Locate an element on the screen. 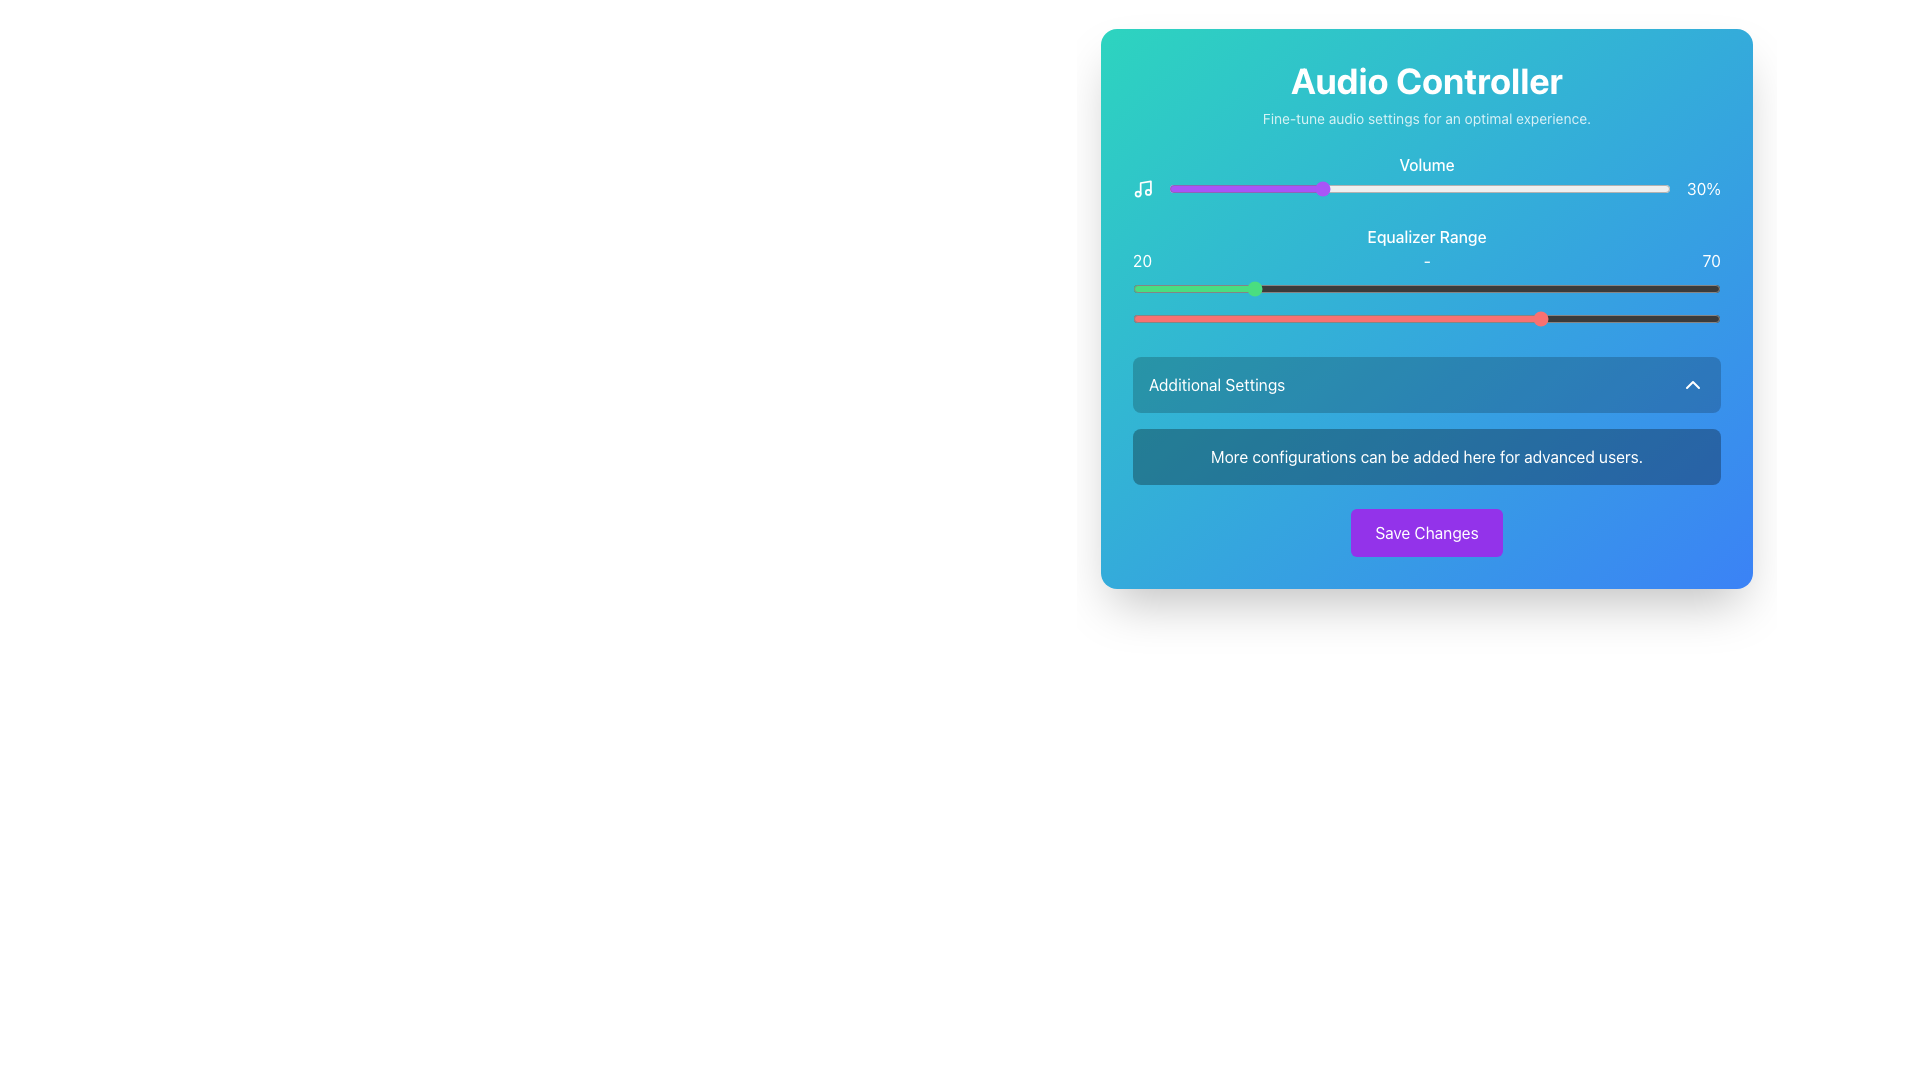 The height and width of the screenshot is (1080, 1920). the volume slider is located at coordinates (1470, 189).